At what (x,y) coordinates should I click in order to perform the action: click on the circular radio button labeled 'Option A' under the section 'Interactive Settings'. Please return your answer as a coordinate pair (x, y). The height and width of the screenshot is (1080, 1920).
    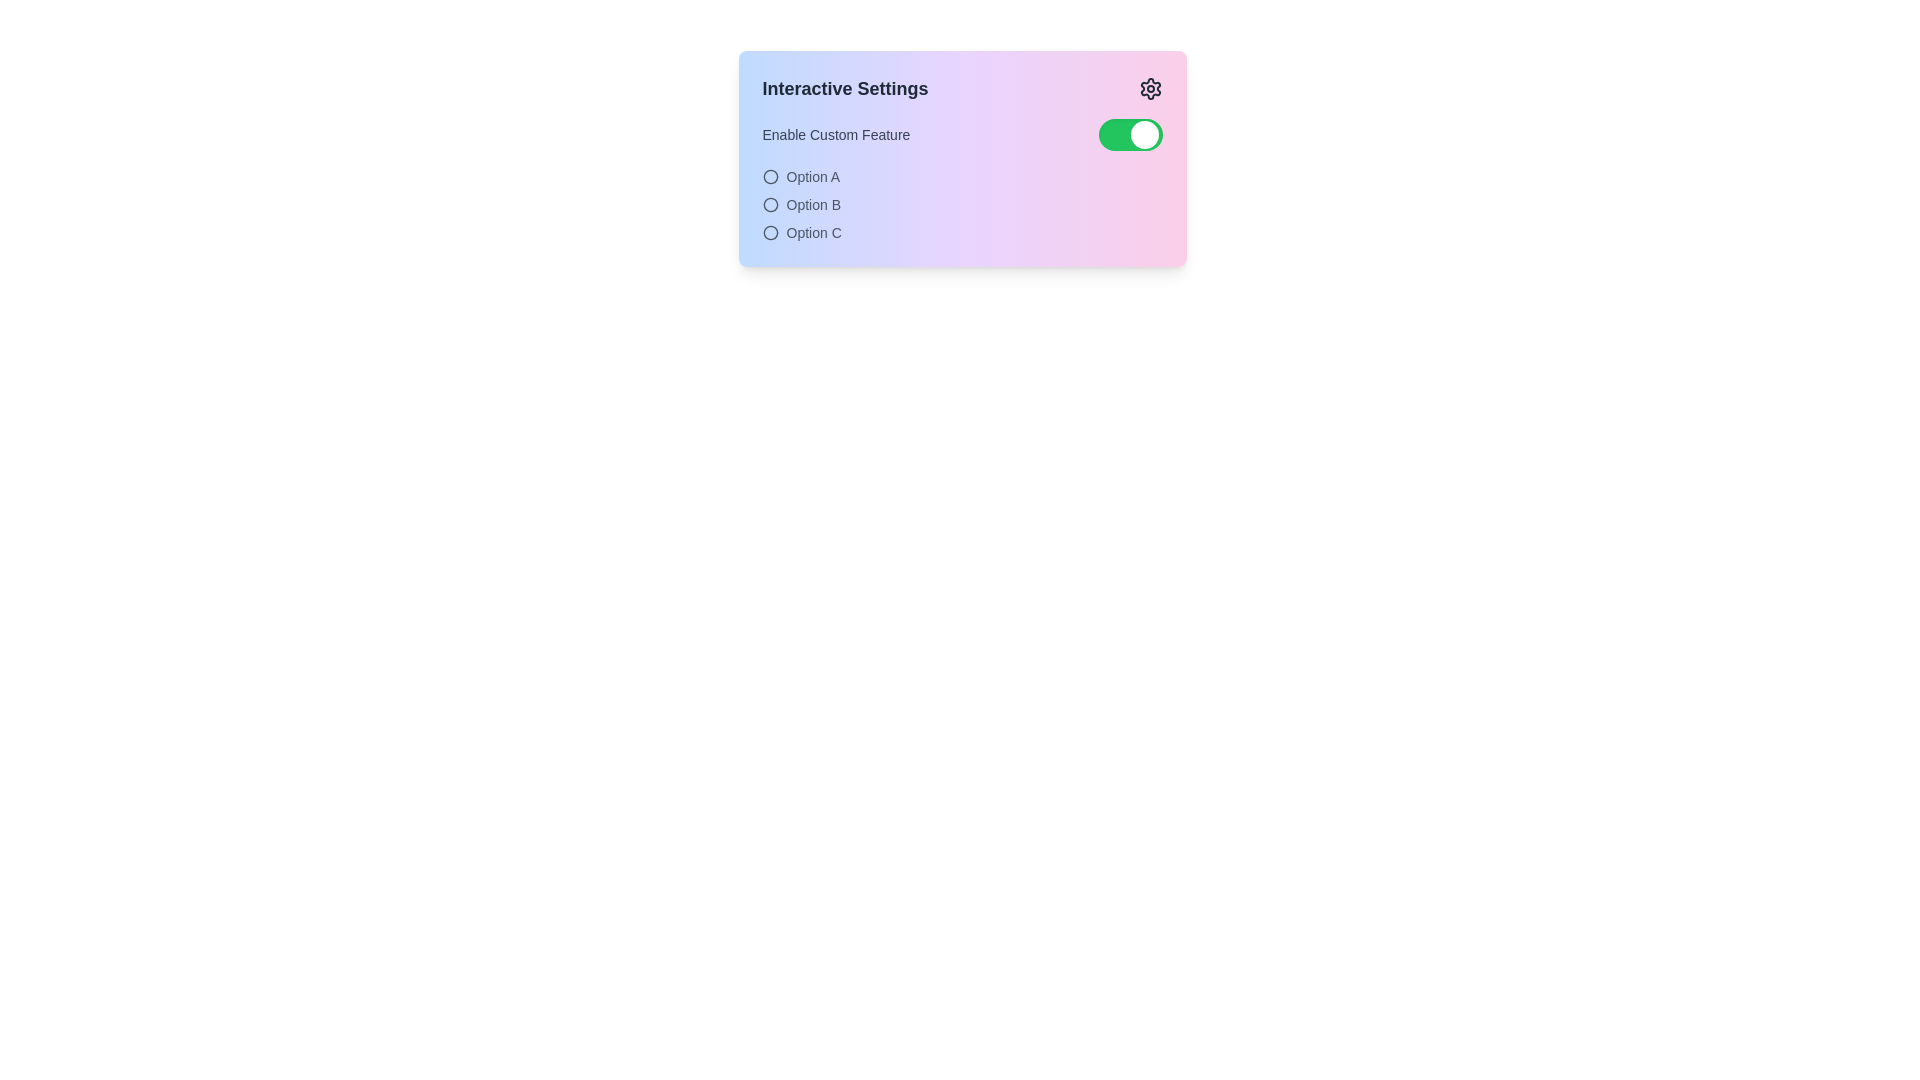
    Looking at the image, I should click on (962, 176).